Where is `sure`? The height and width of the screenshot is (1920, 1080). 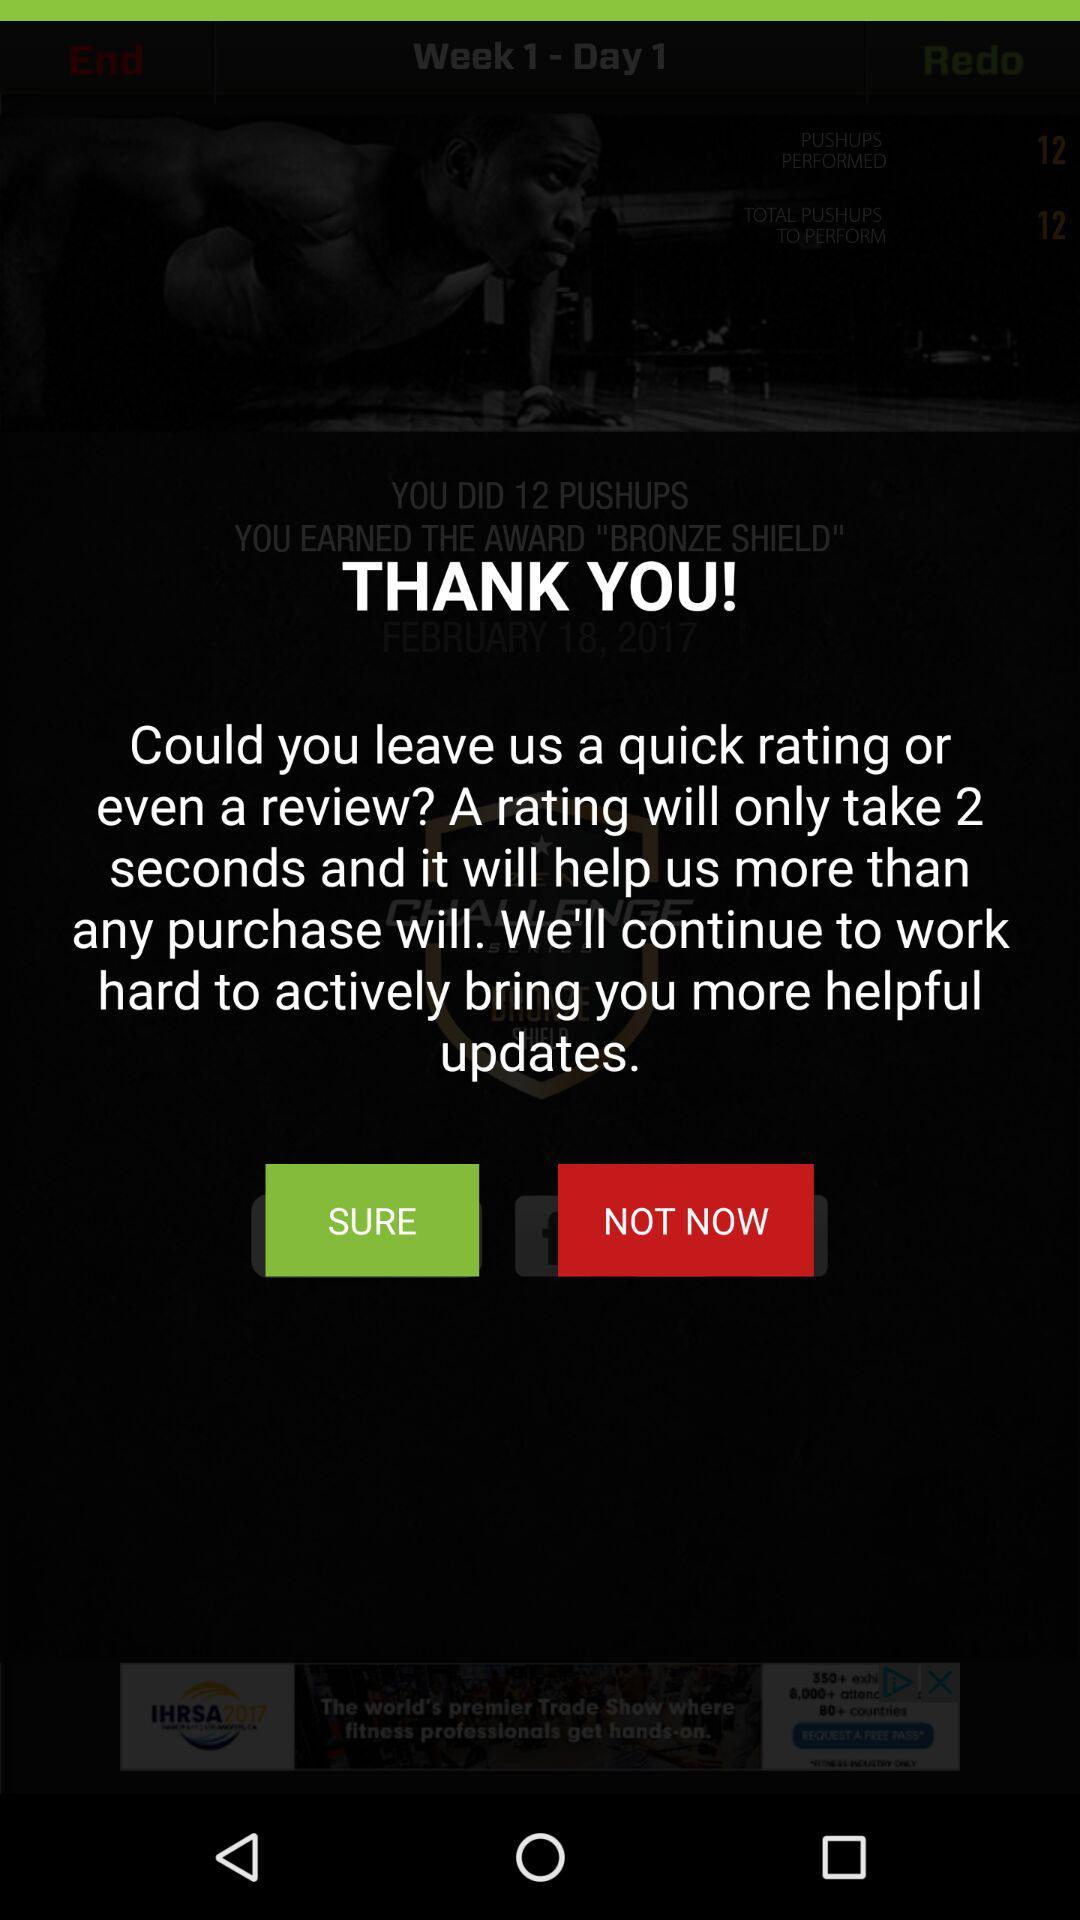 sure is located at coordinates (372, 1219).